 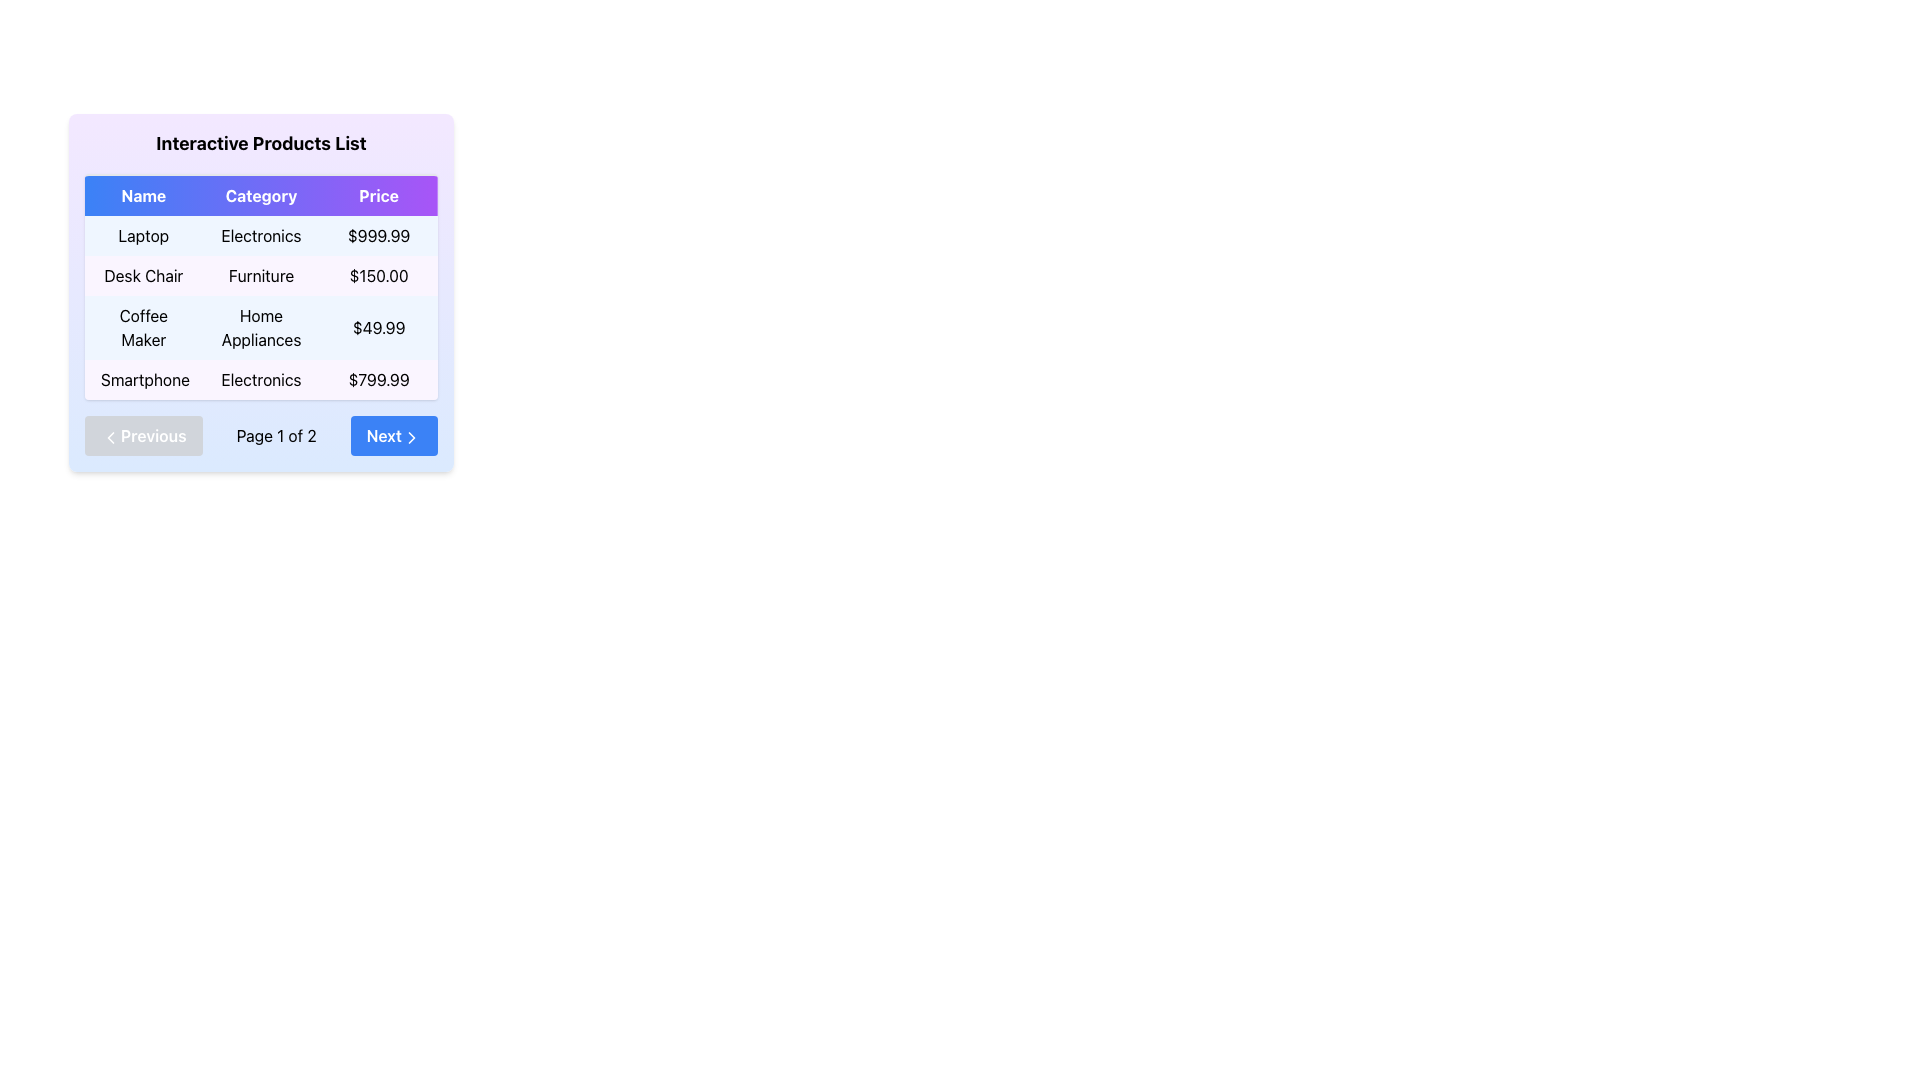 I want to click on the Label displaying 'Laptop', which is located in the leftmost column of the first row of the product grid, so click(x=142, y=234).